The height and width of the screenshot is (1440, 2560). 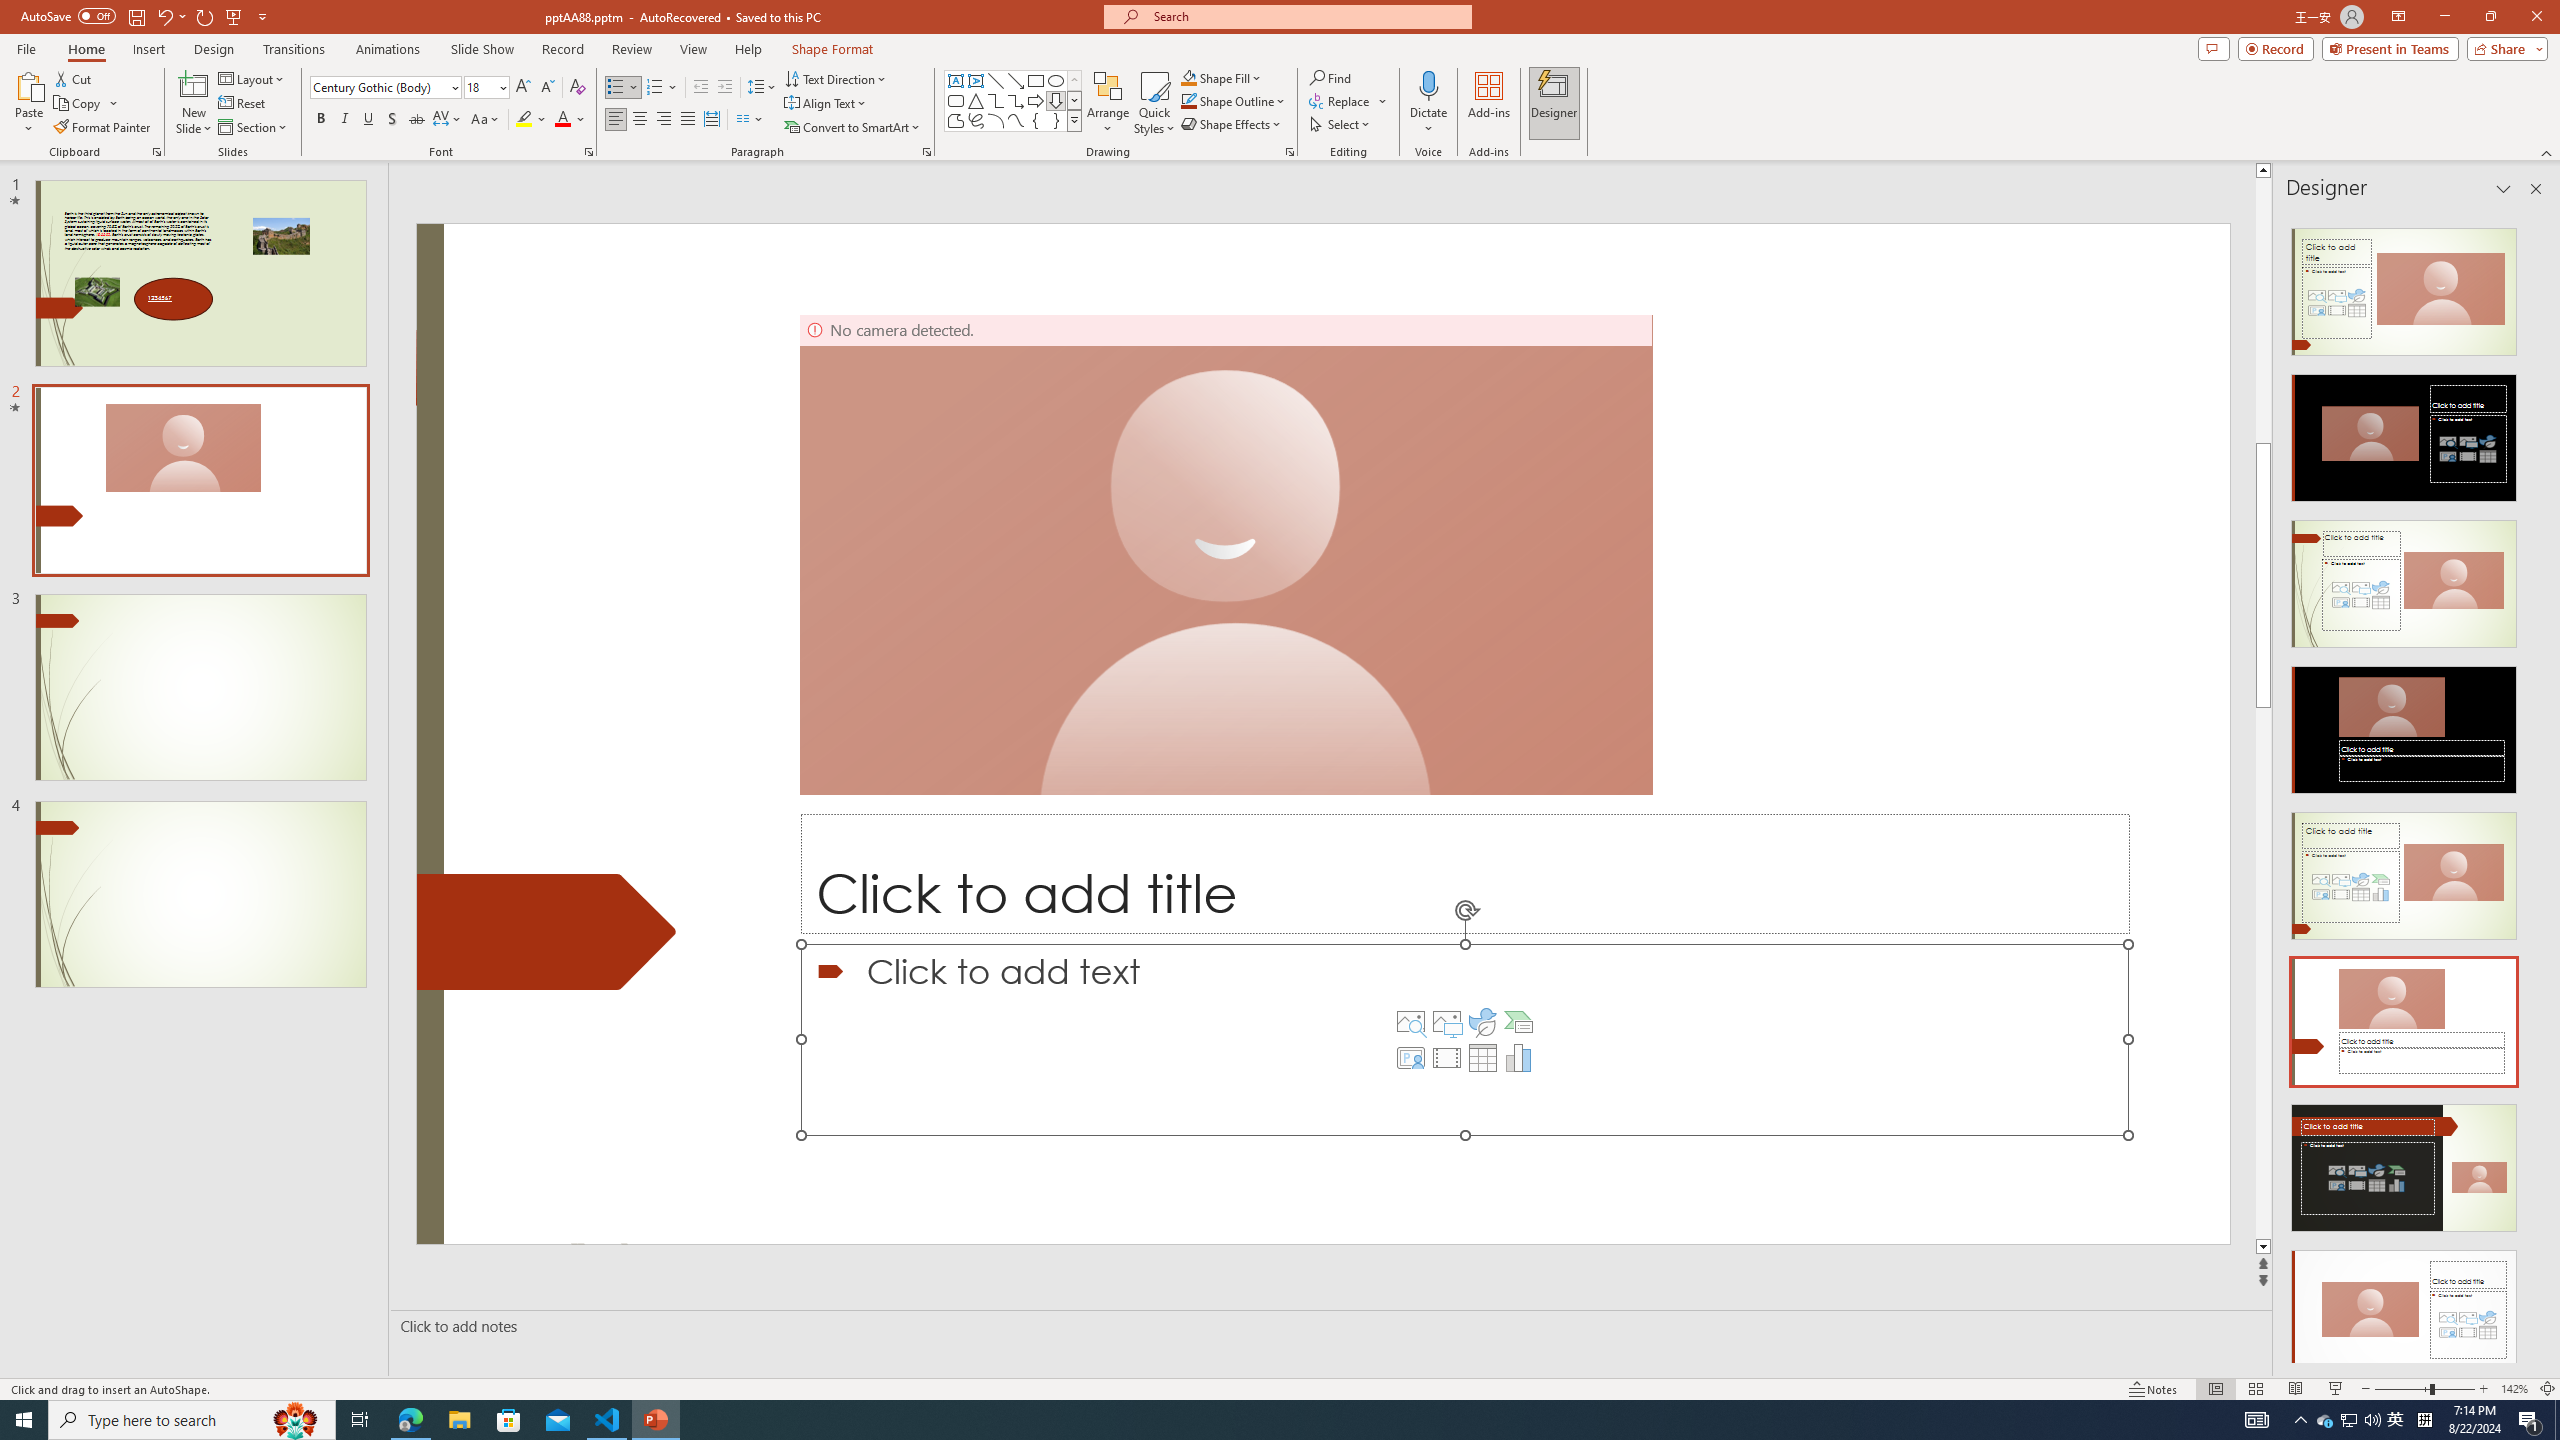 I want to click on 'Character Spacing', so click(x=448, y=118).